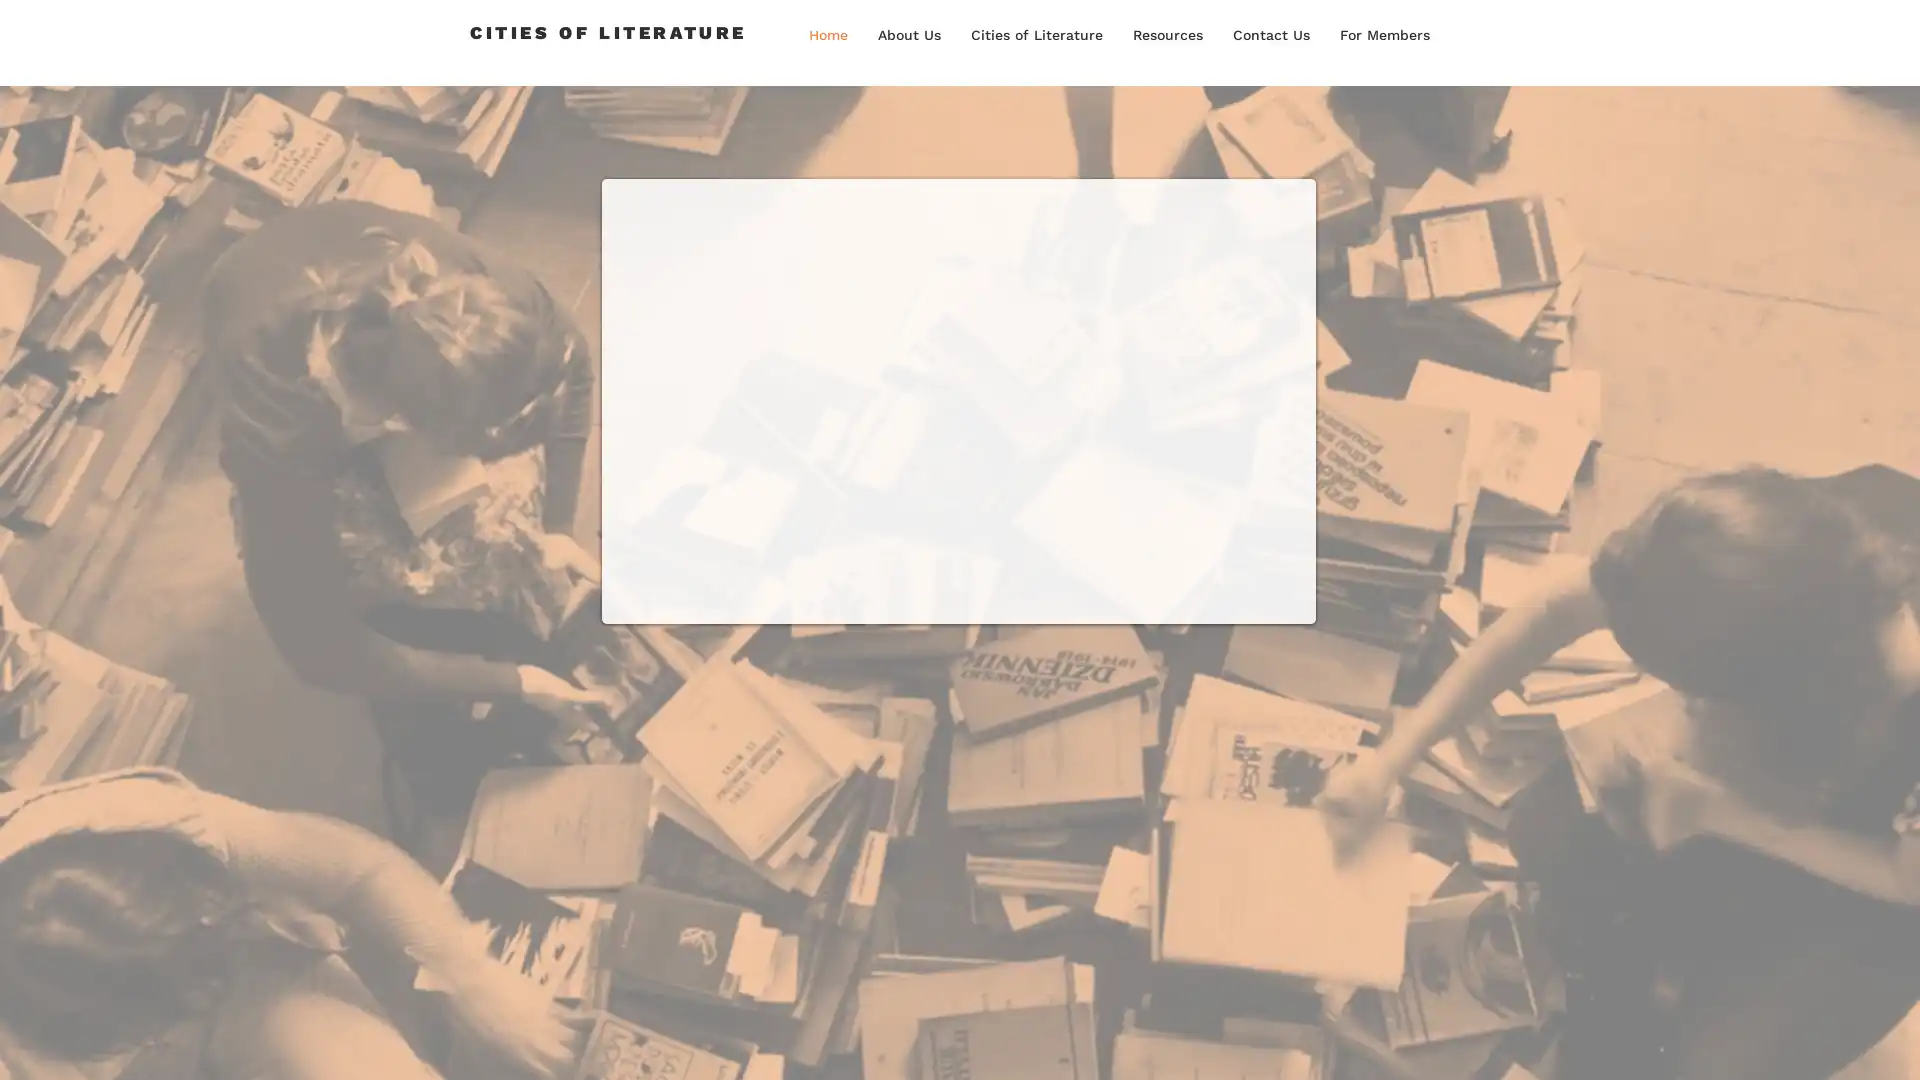 This screenshot has height=1080, width=1920. I want to click on Close, so click(1895, 1044).